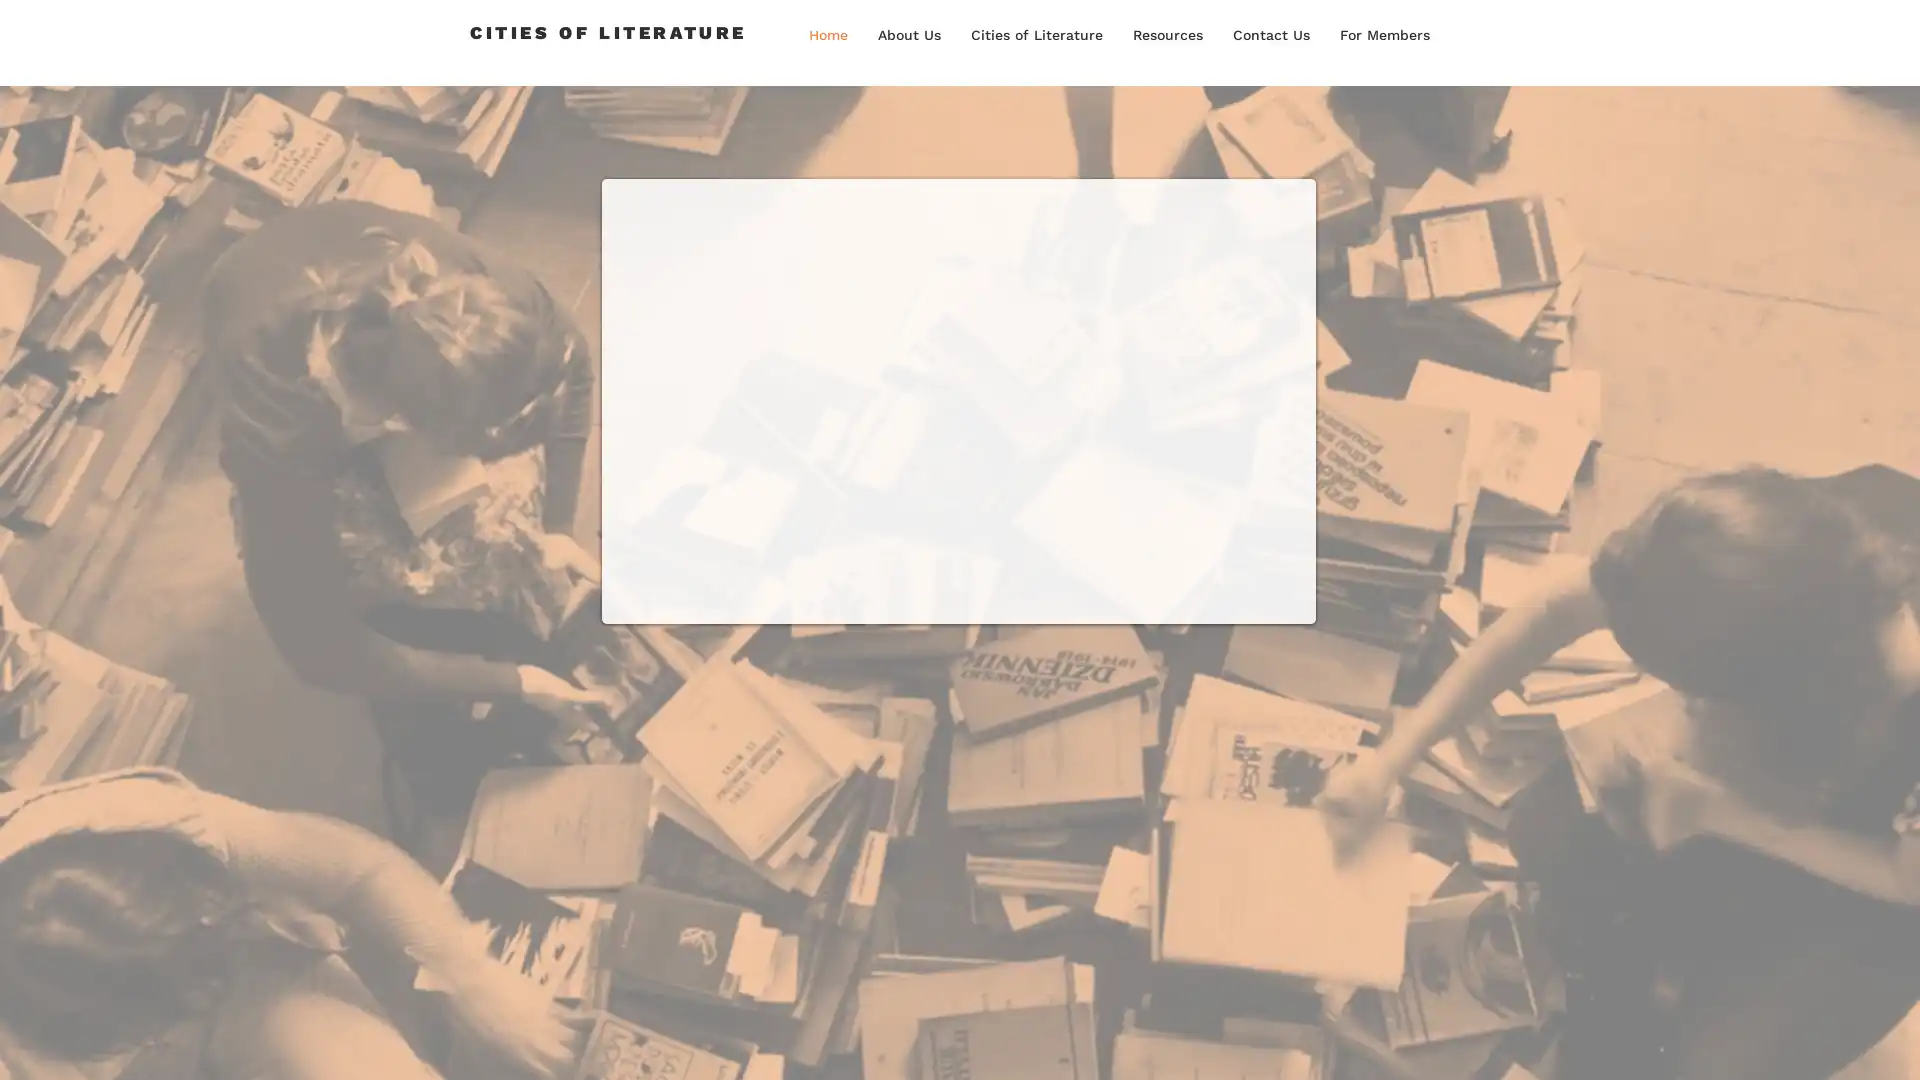 This screenshot has height=1080, width=1920. I want to click on Close, so click(1895, 1044).